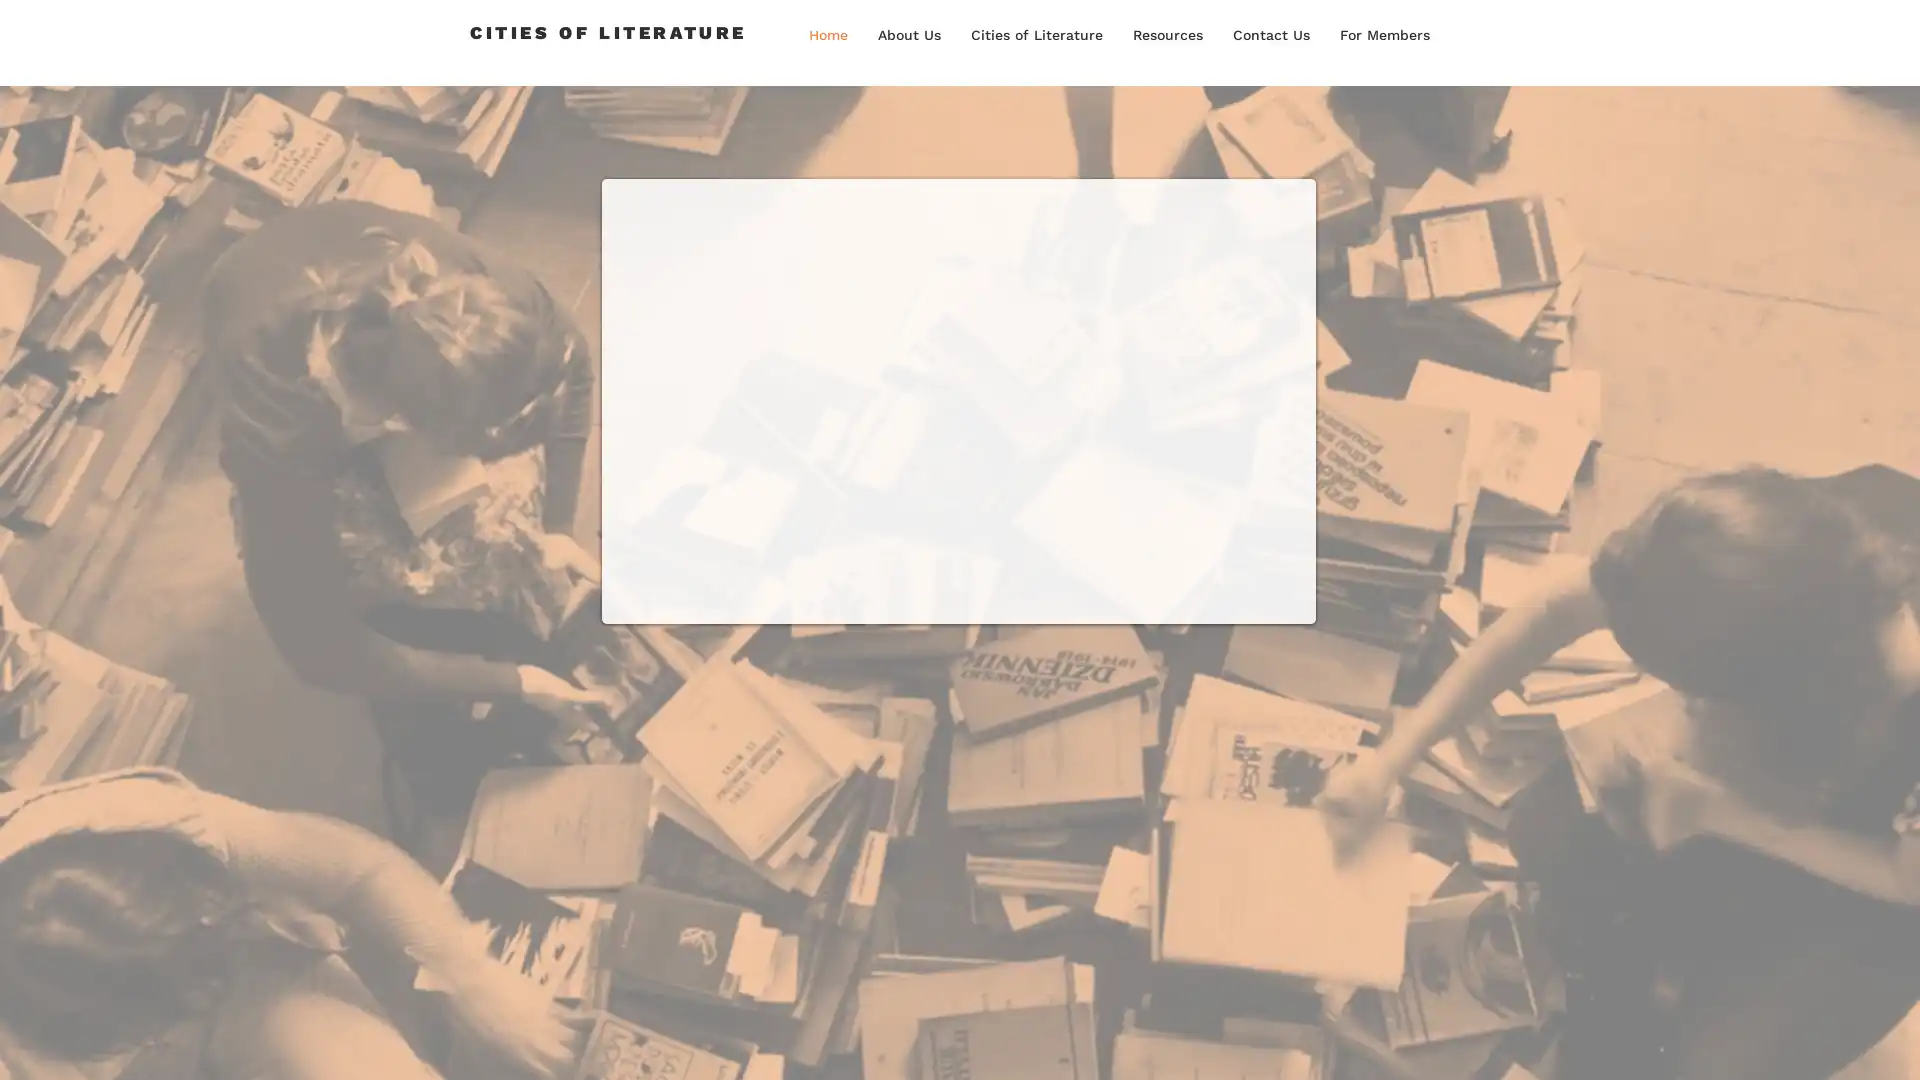 This screenshot has height=1080, width=1920. I want to click on Close, so click(1895, 1044).